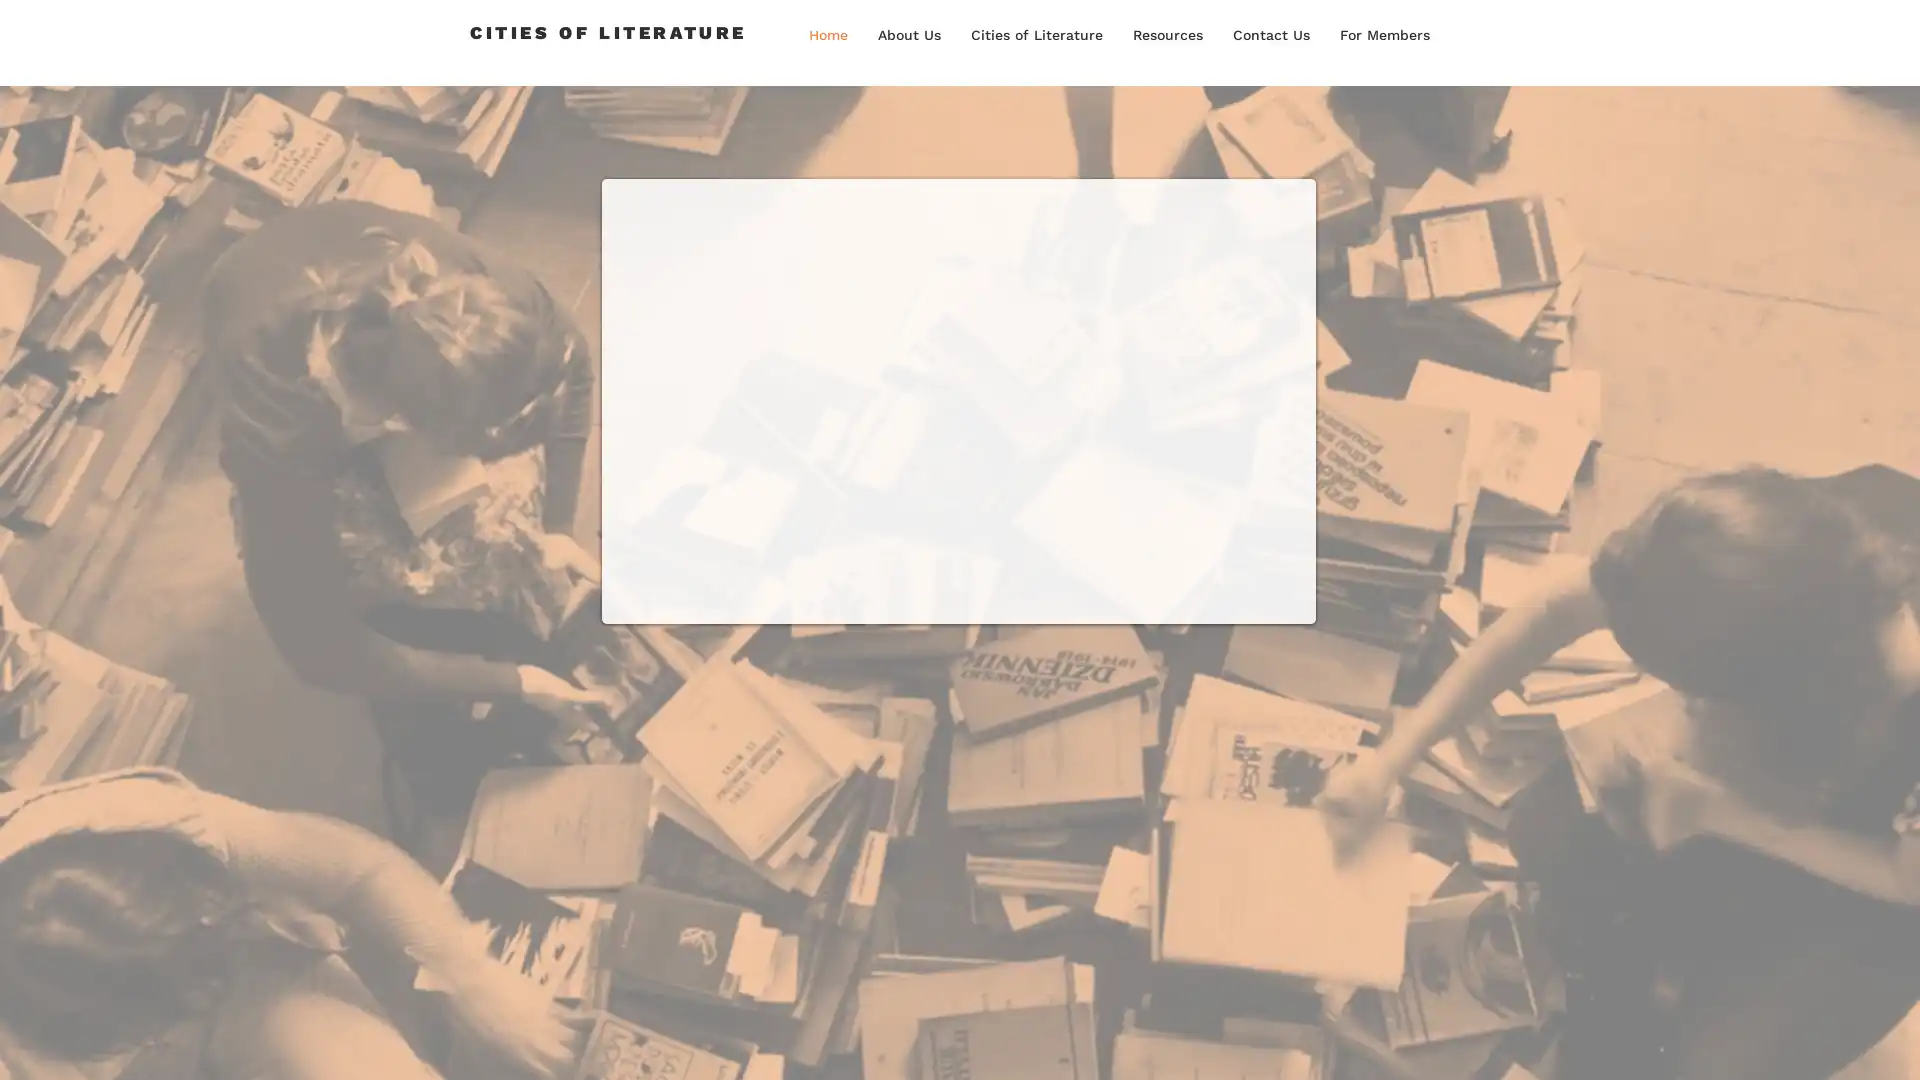 This screenshot has height=1080, width=1920. I want to click on Close, so click(1895, 1044).